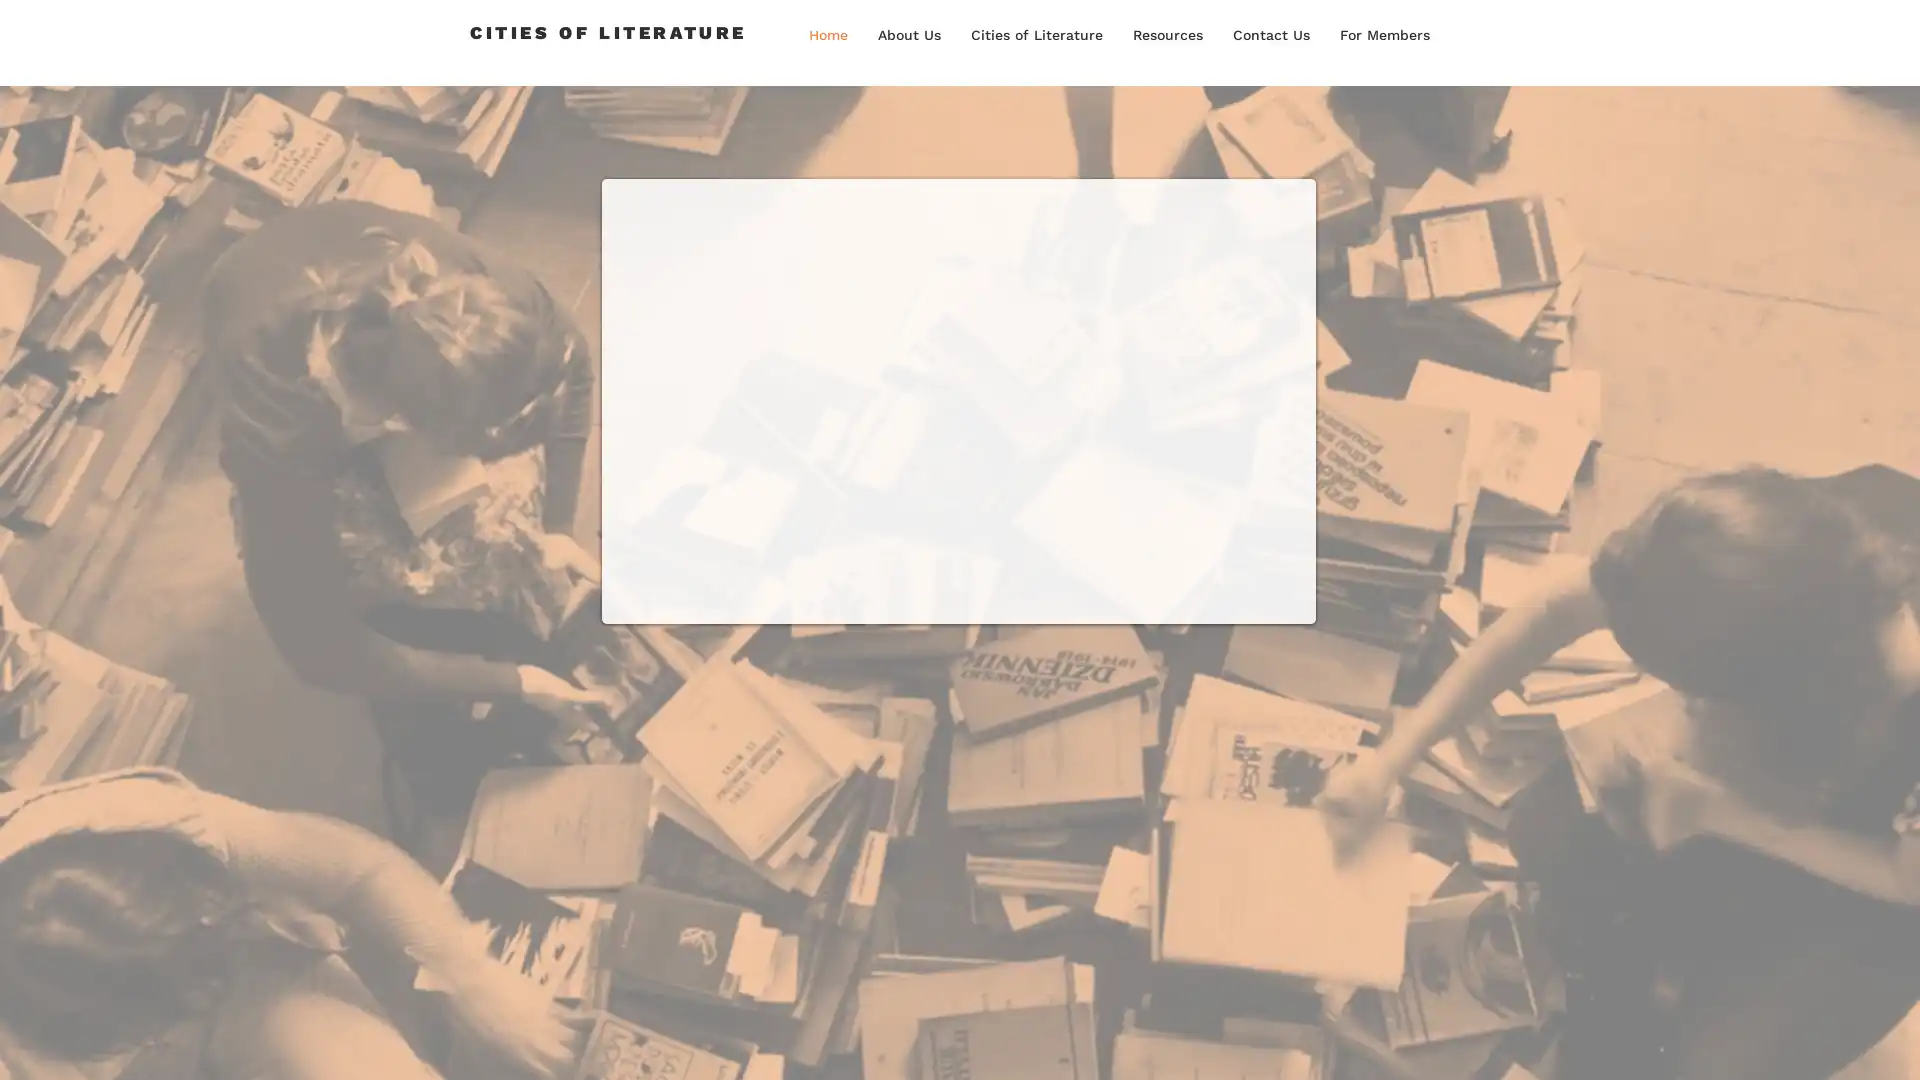 This screenshot has height=1080, width=1920. I want to click on Close, so click(1895, 1044).